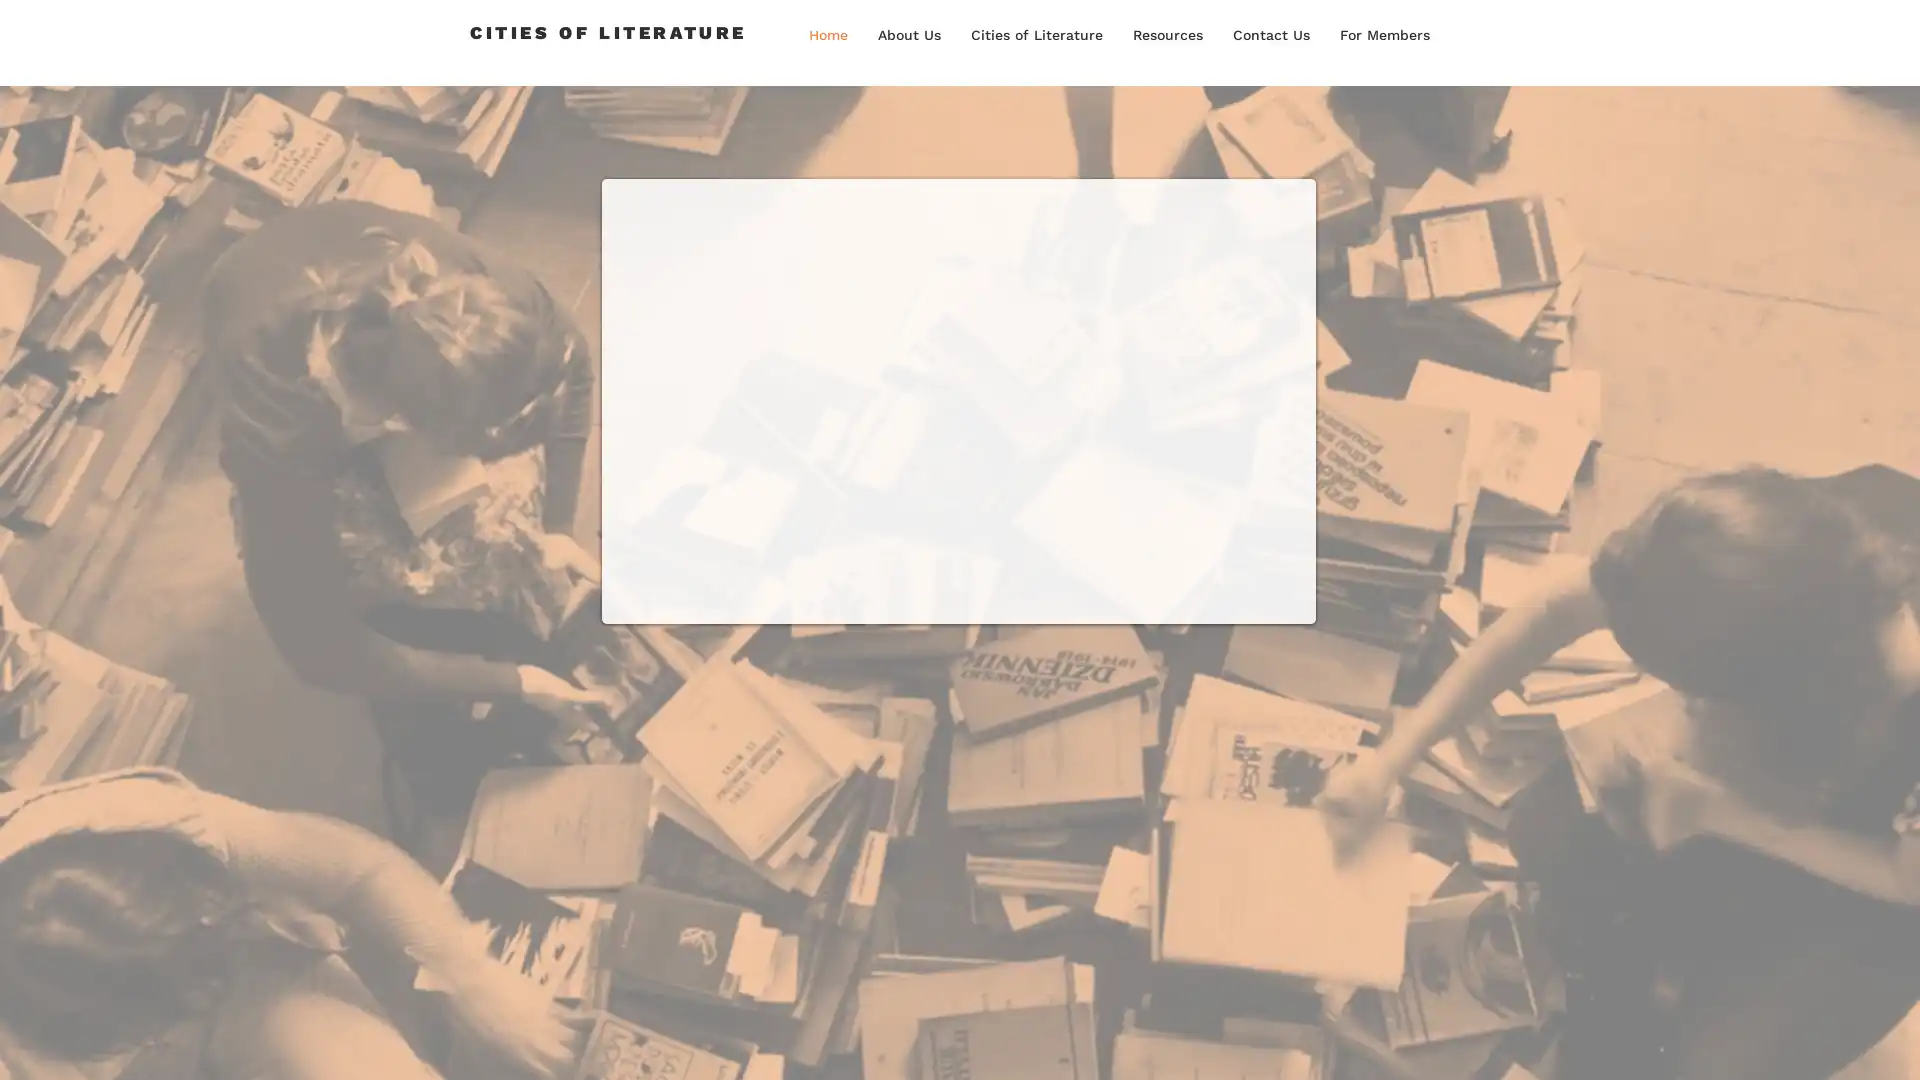 This screenshot has height=1080, width=1920. I want to click on Close, so click(1895, 1044).